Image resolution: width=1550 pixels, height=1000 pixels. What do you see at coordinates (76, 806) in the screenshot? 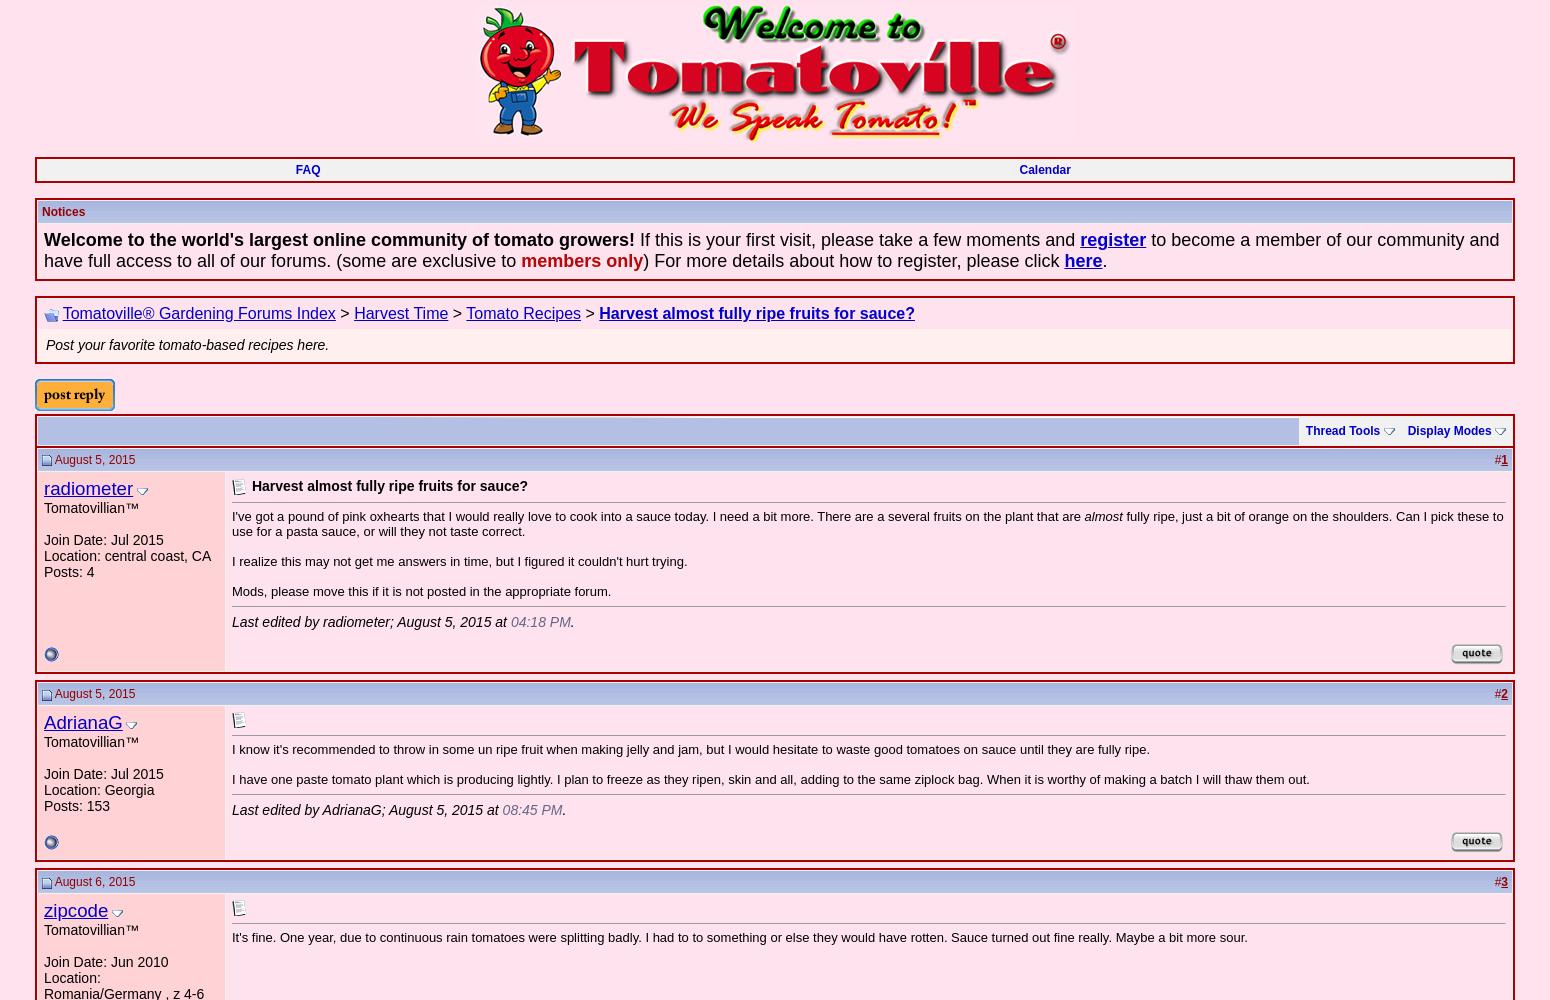
I see `'Posts: 153'` at bounding box center [76, 806].